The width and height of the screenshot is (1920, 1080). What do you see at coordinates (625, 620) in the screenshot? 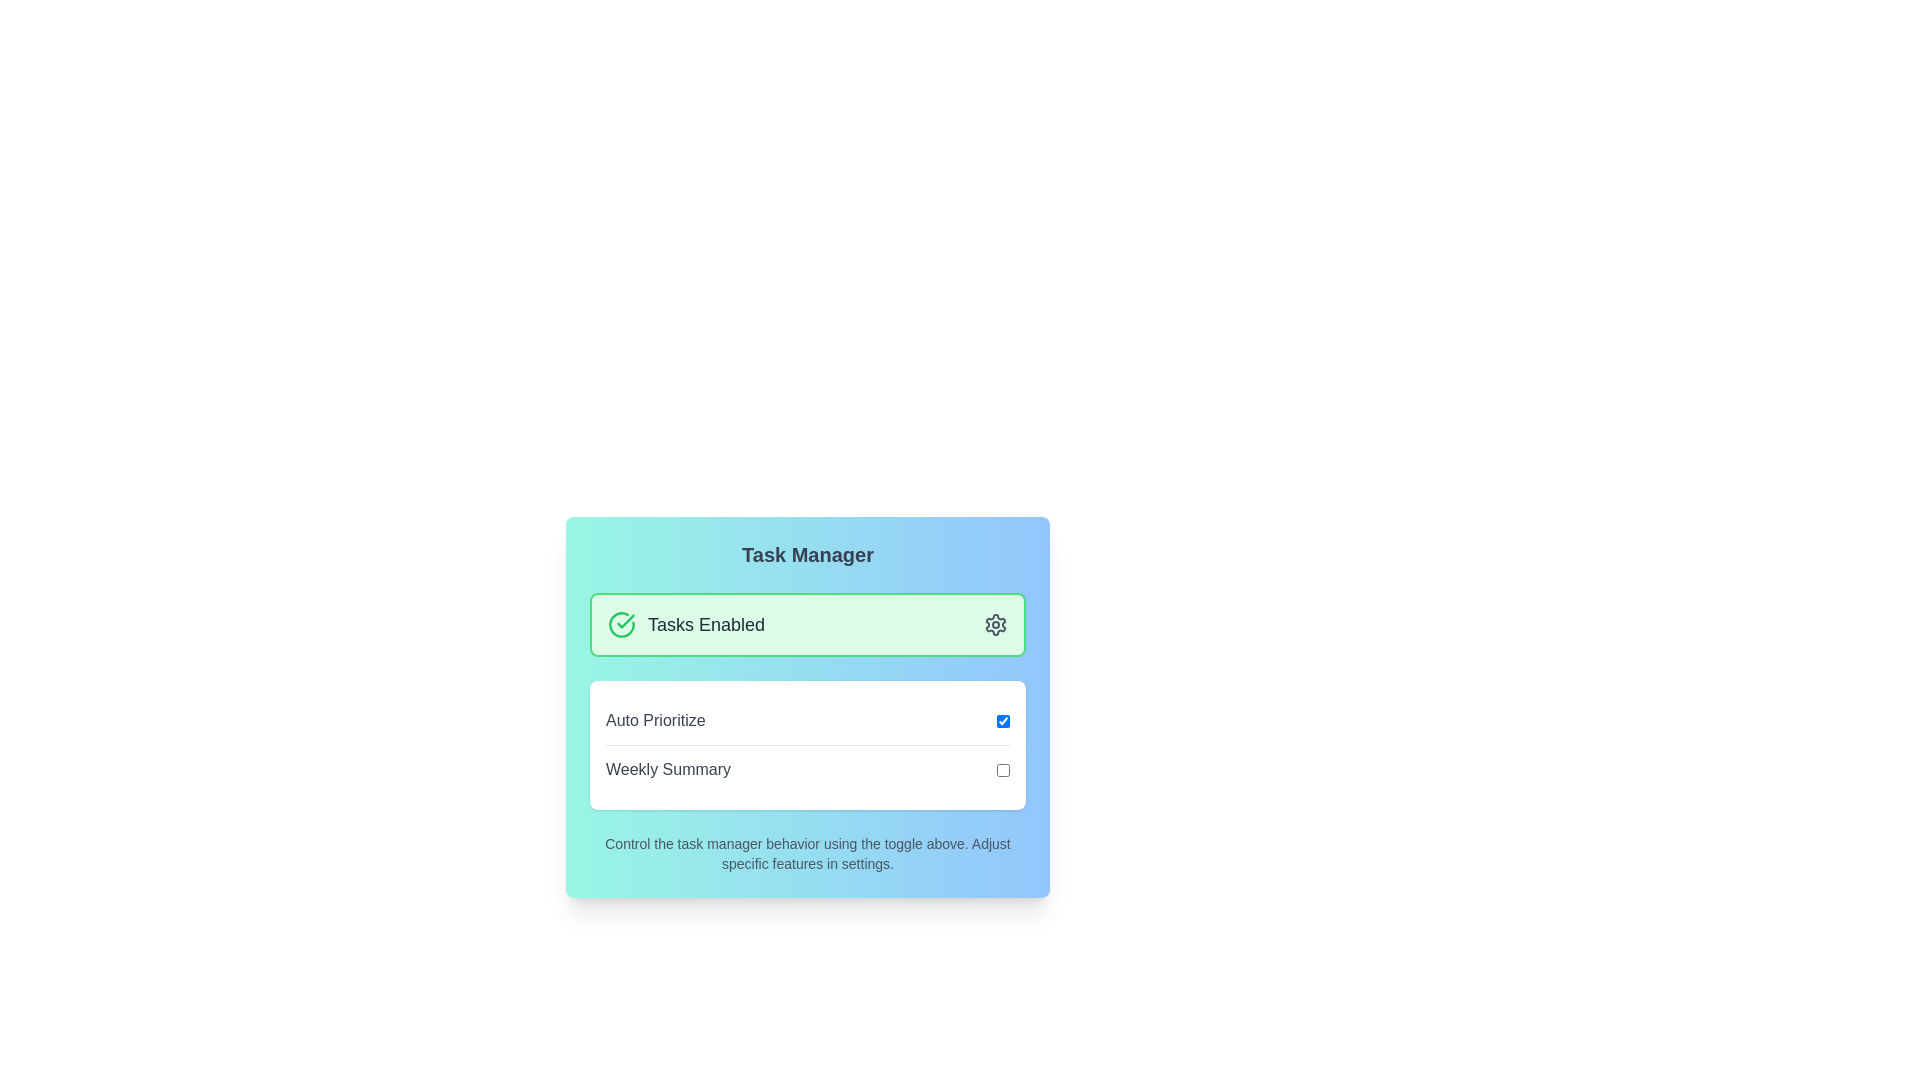
I see `the green checkmark icon, which is part of the success confirmation icon located in the top-left of the 'Tasks Enabled' section` at bounding box center [625, 620].